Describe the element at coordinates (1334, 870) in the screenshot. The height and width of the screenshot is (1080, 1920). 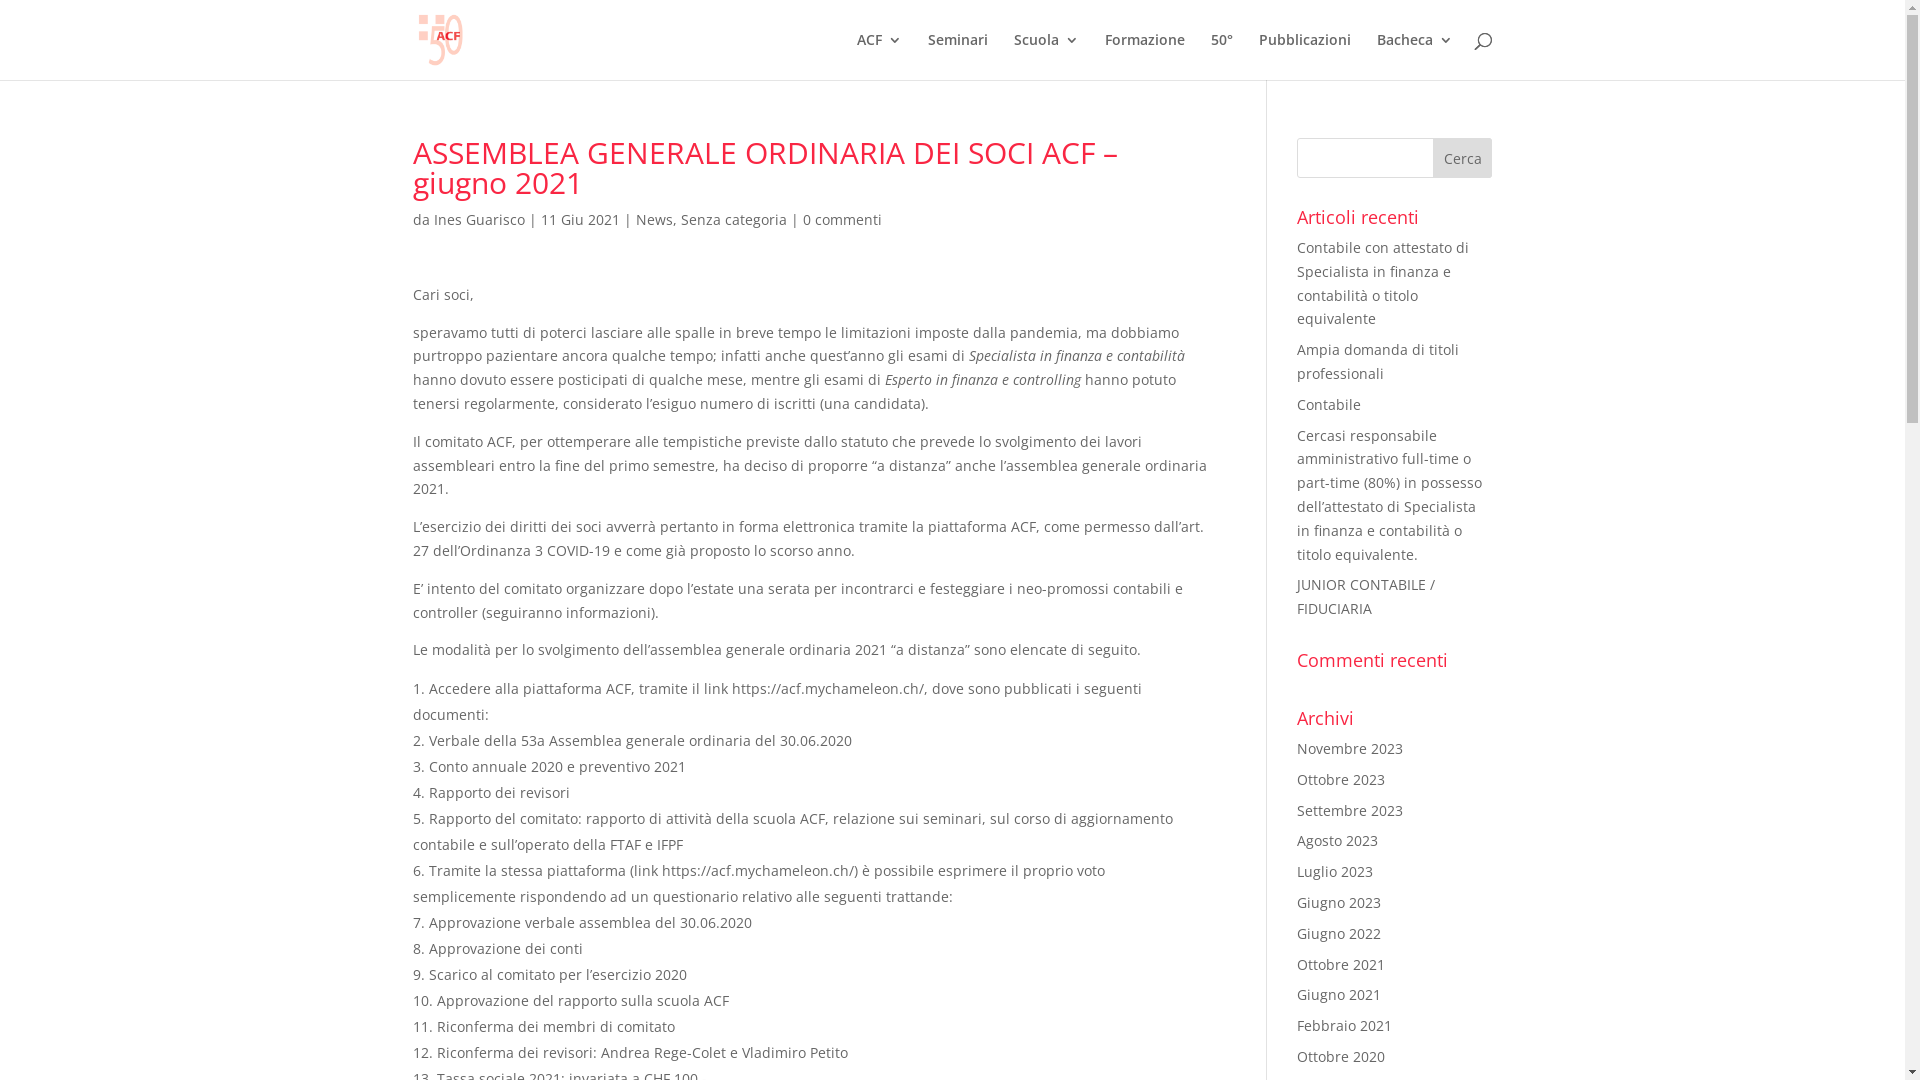
I see `'Luglio 2023'` at that location.